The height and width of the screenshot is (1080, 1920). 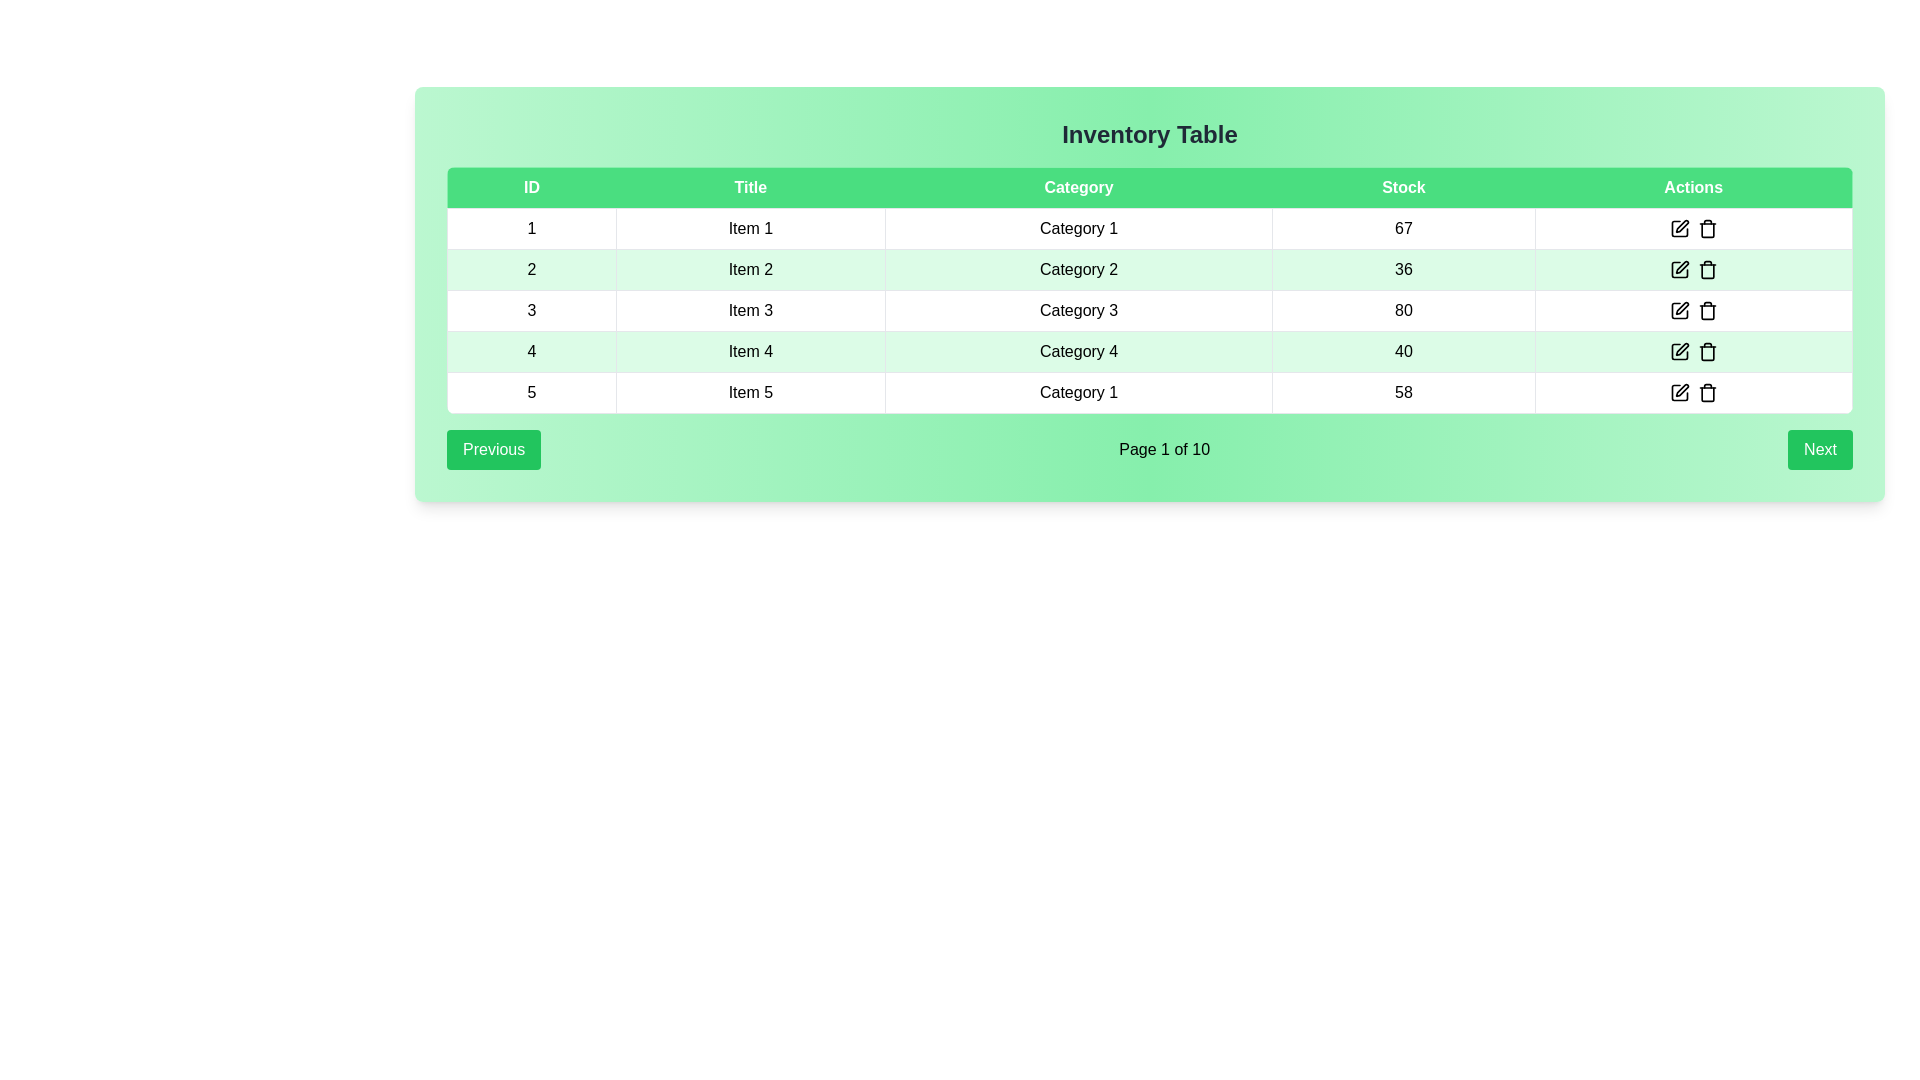 What do you see at coordinates (1150, 135) in the screenshot?
I see `the text label or heading that provides a title for the table, located at the top center of a box with a green gradient background` at bounding box center [1150, 135].